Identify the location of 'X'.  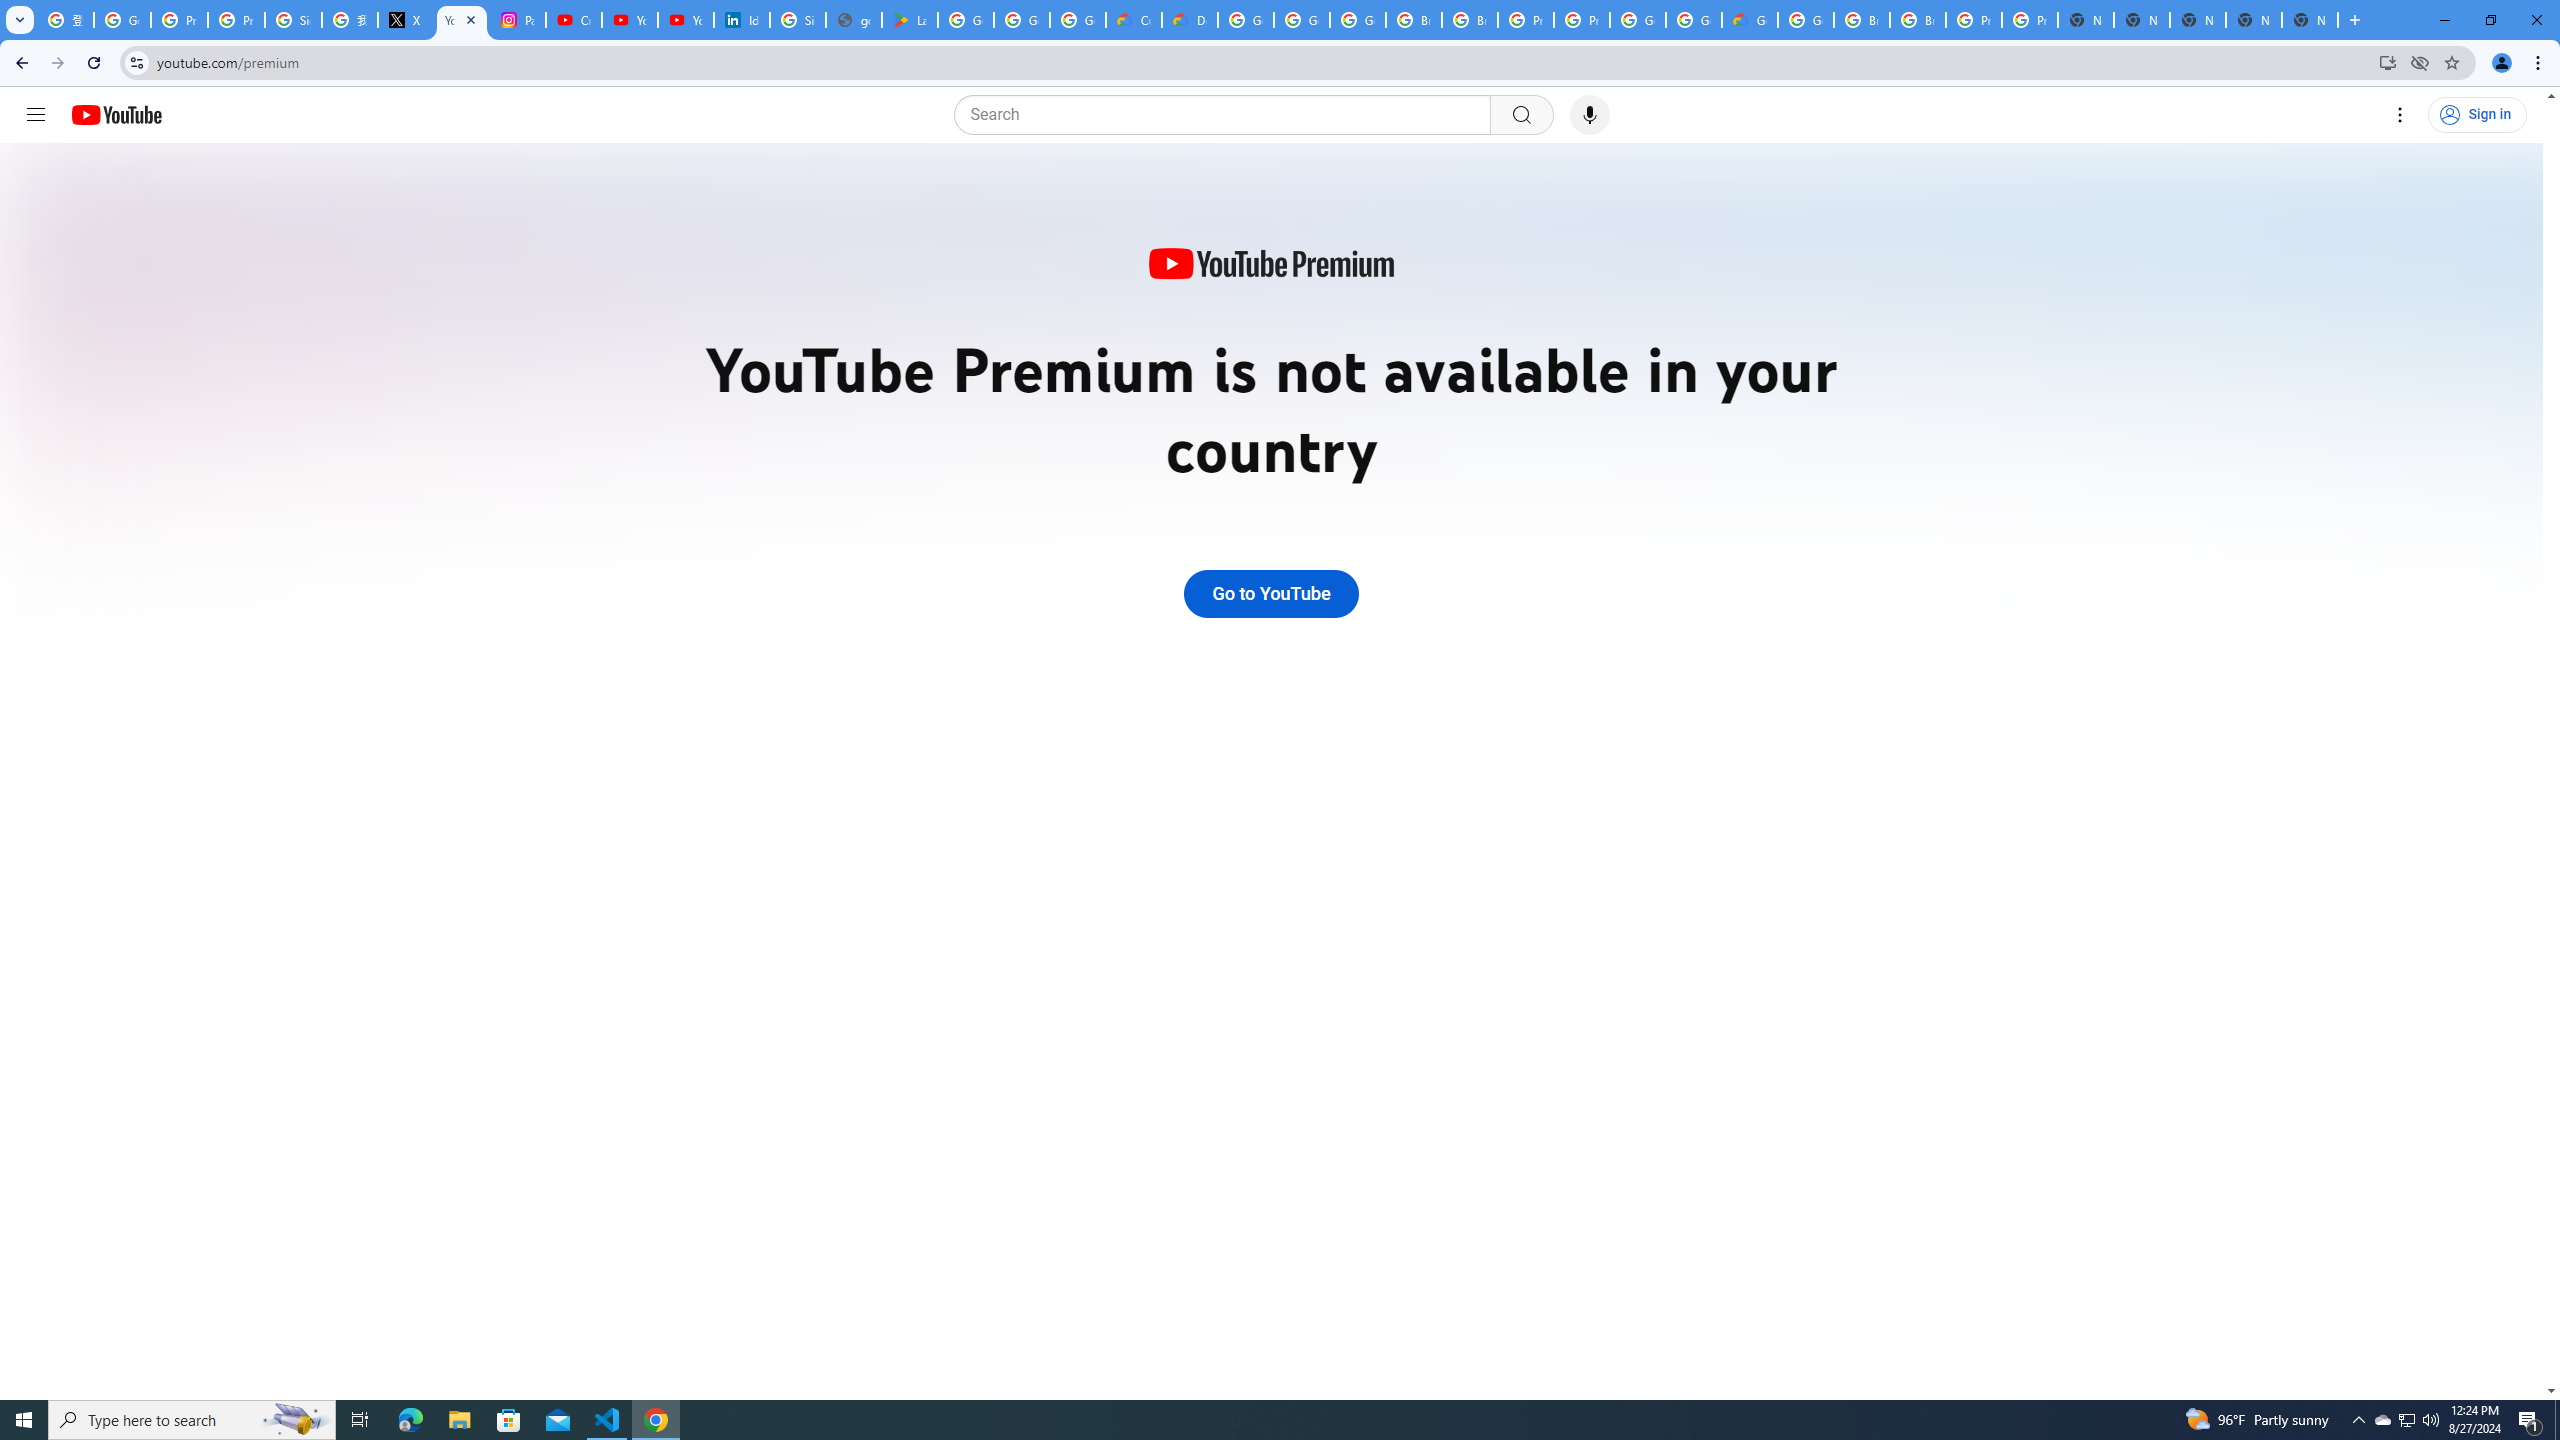
(404, 19).